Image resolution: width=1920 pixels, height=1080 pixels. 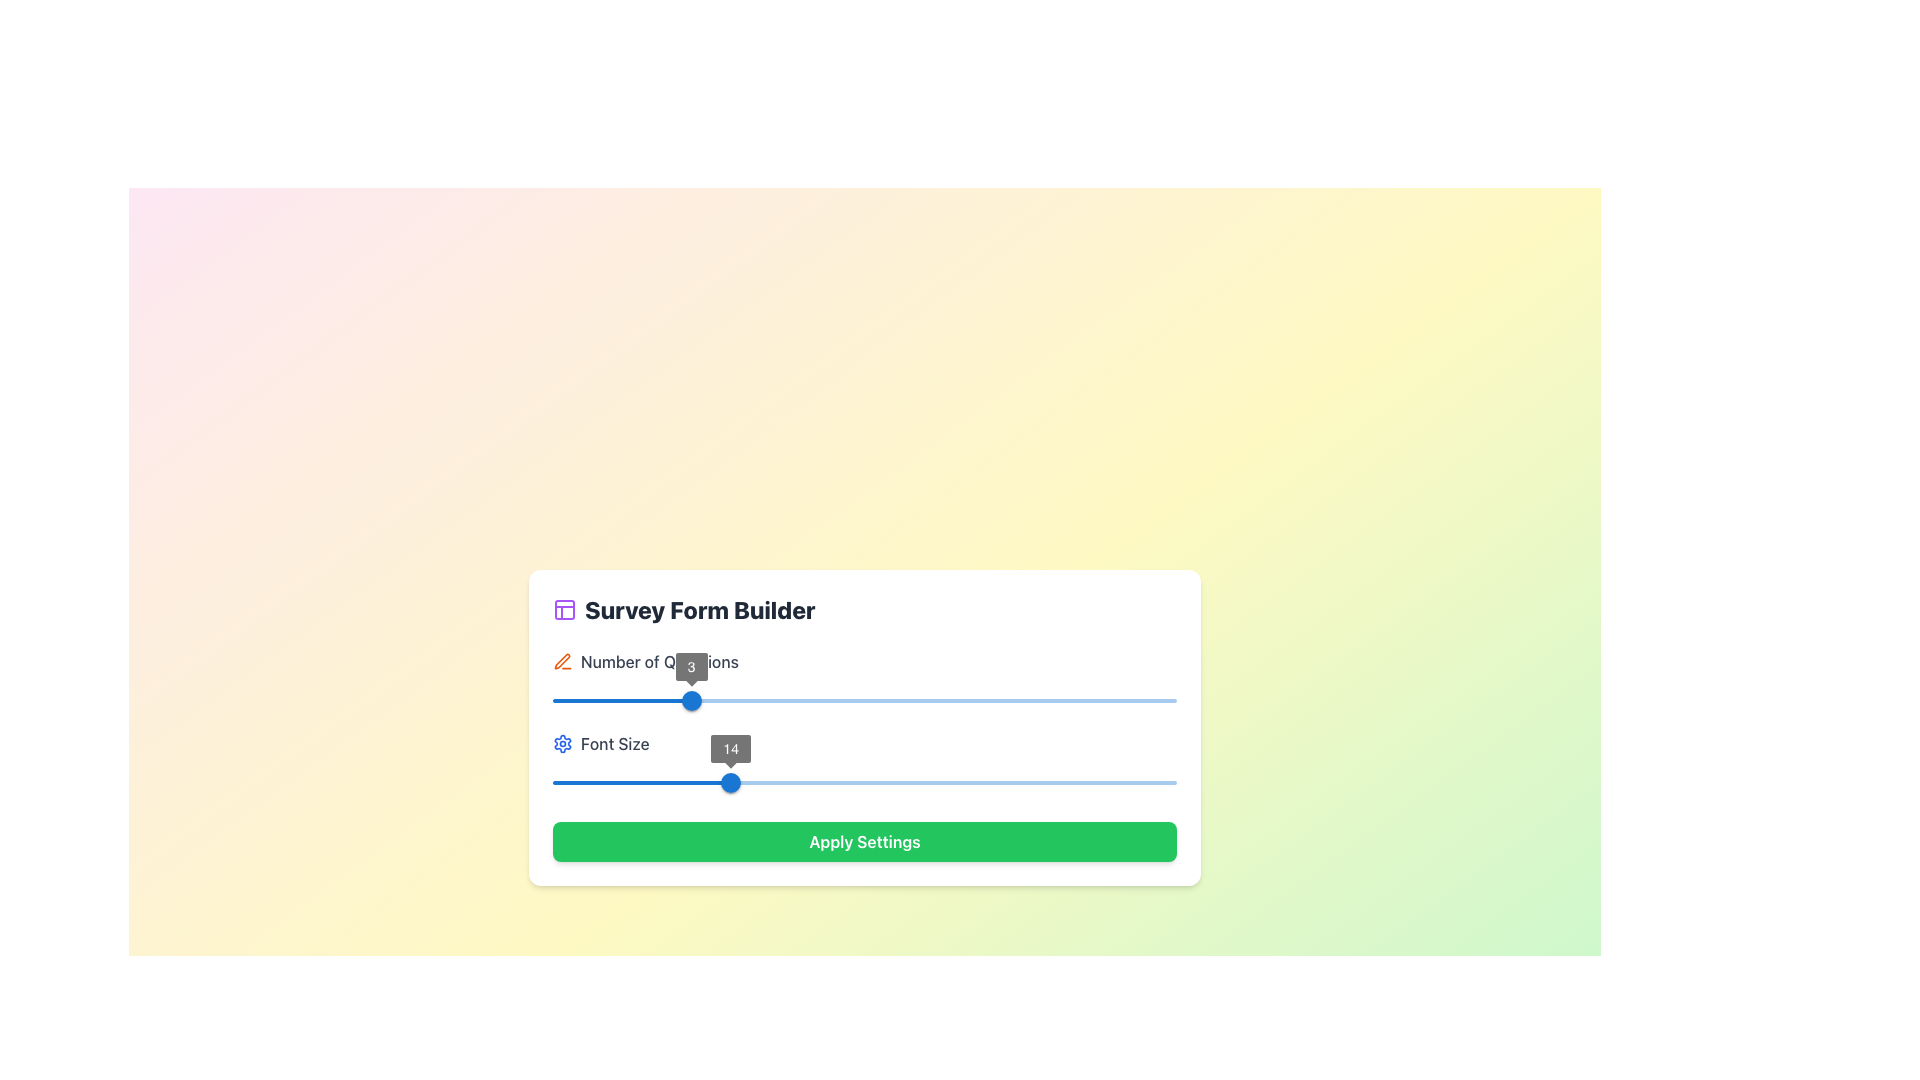 I want to click on the slider control for adjusting the font size, which is located below the 'Number of Questions' section and above the 'Apply Settings' button, so click(x=864, y=764).